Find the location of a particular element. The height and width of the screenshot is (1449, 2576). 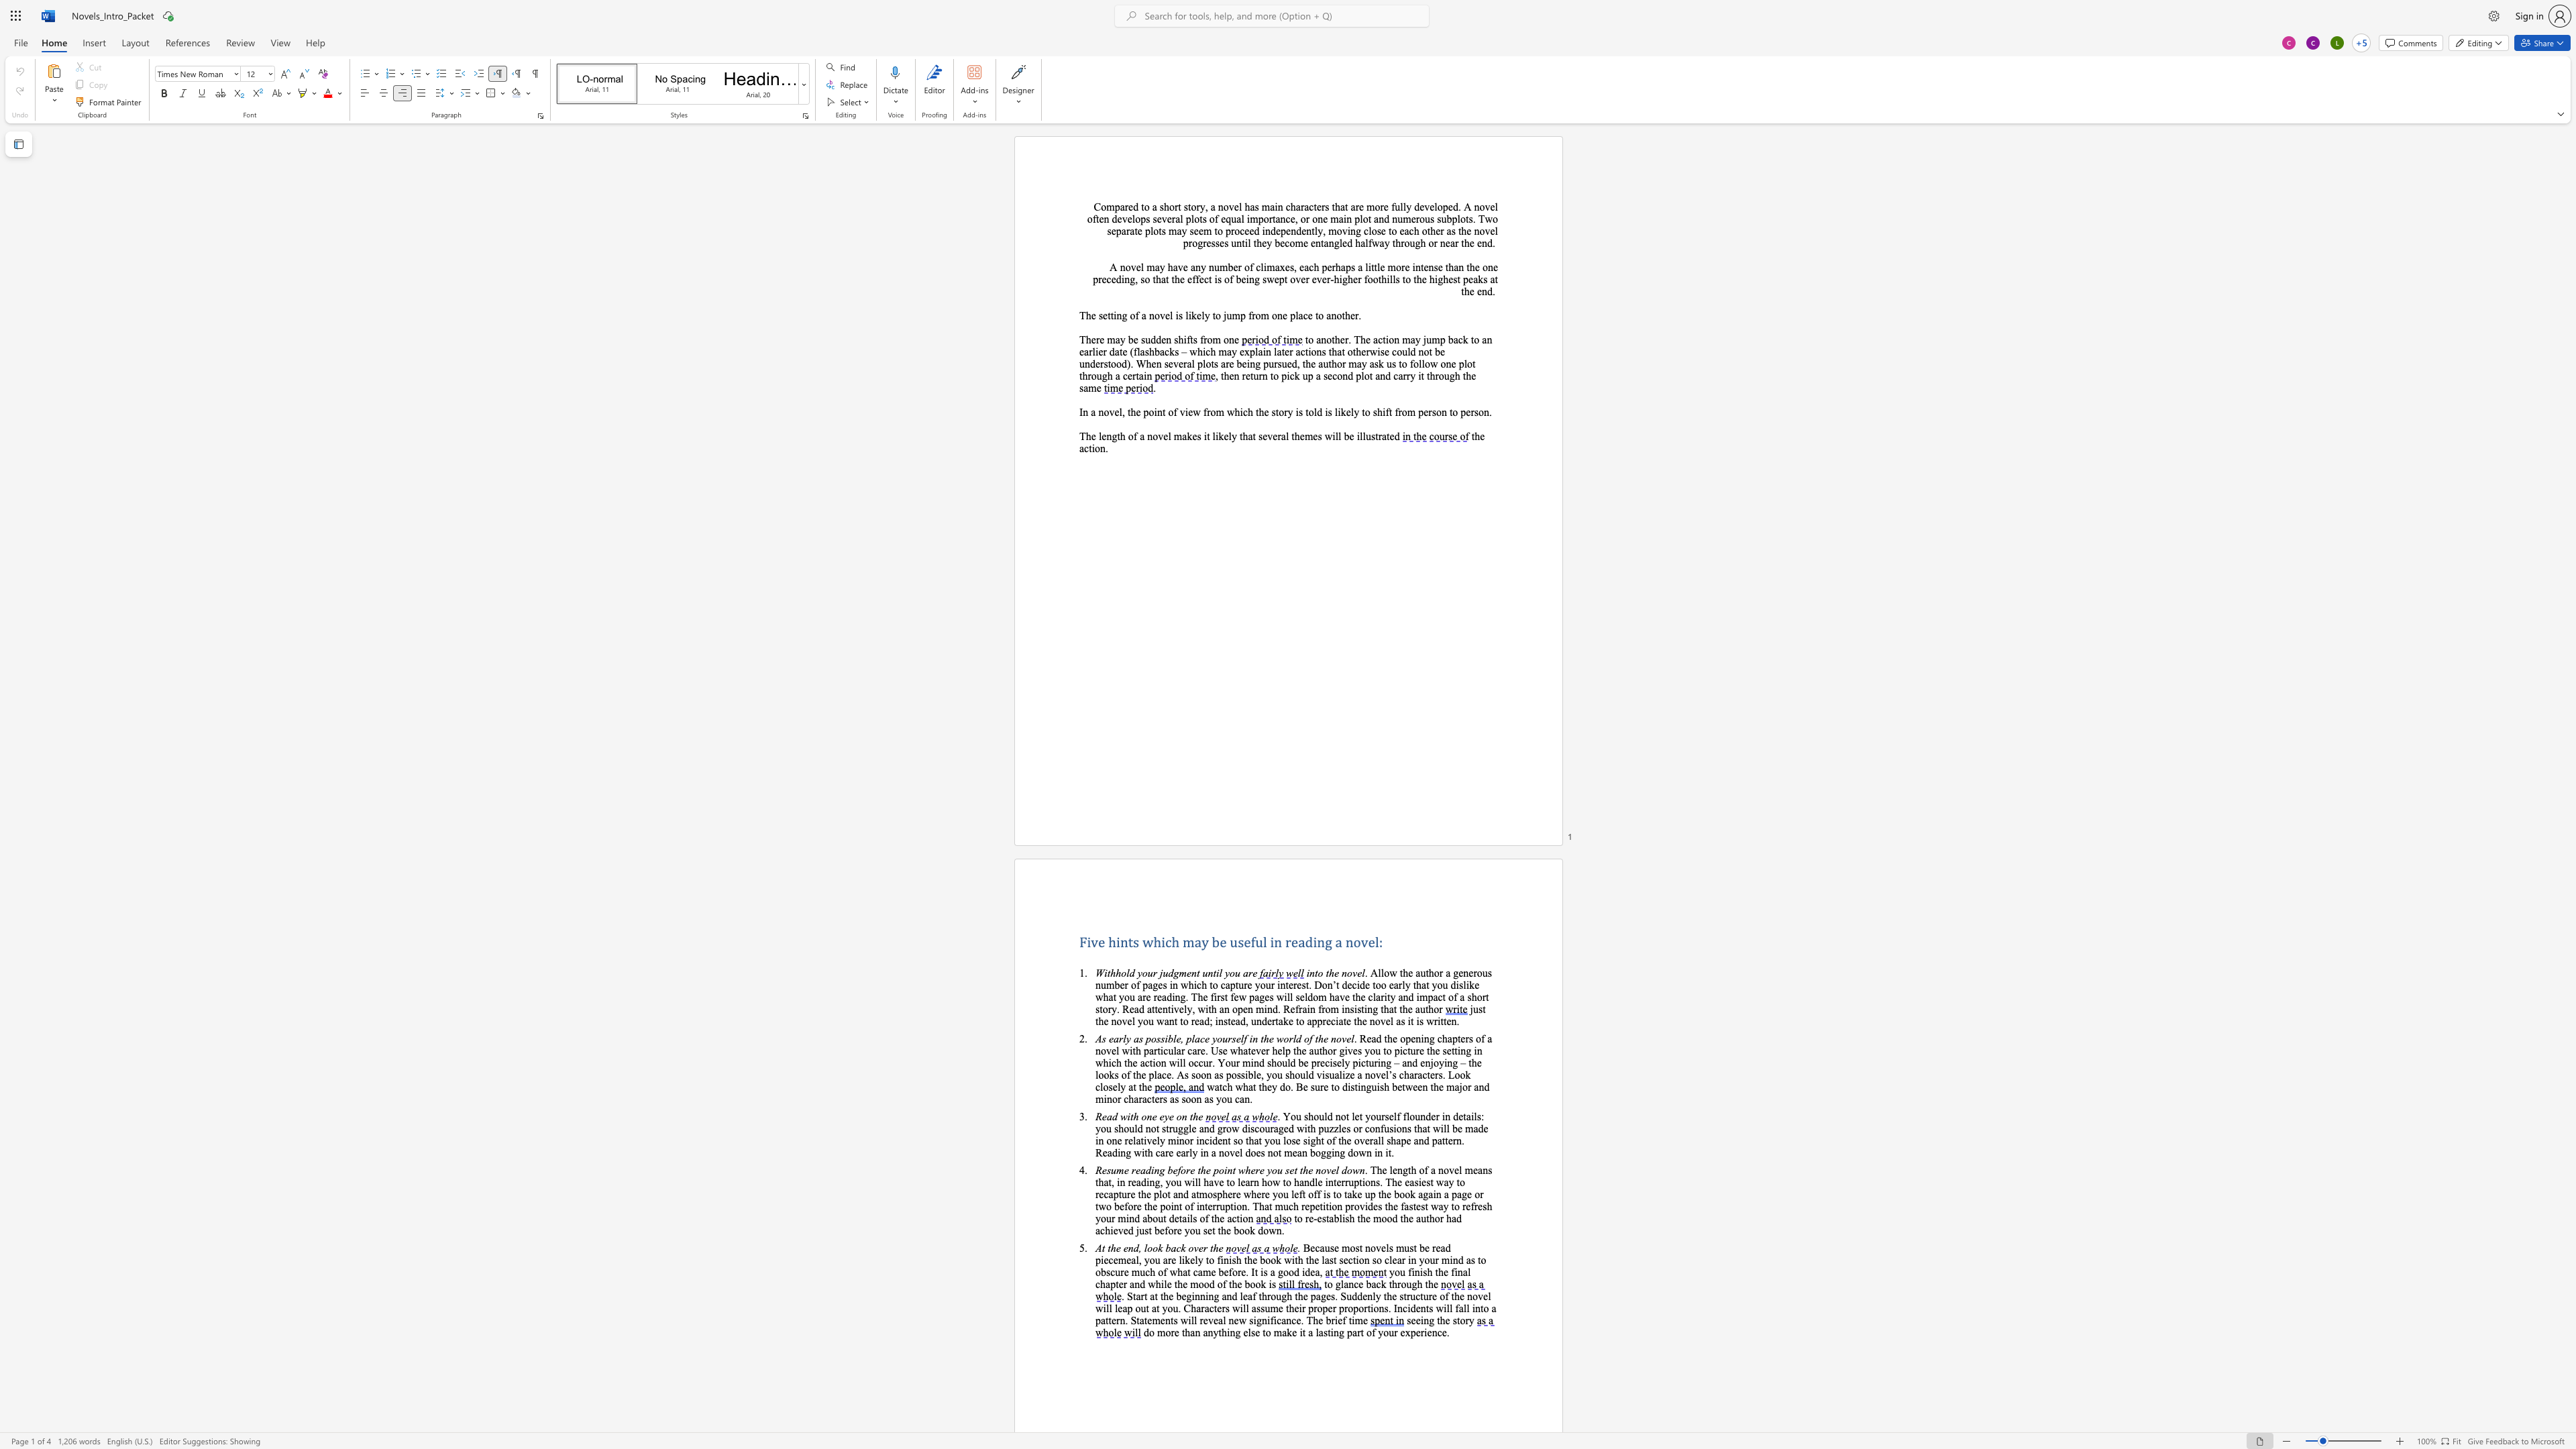

the 2th character "t" in the text is located at coordinates (1089, 448).